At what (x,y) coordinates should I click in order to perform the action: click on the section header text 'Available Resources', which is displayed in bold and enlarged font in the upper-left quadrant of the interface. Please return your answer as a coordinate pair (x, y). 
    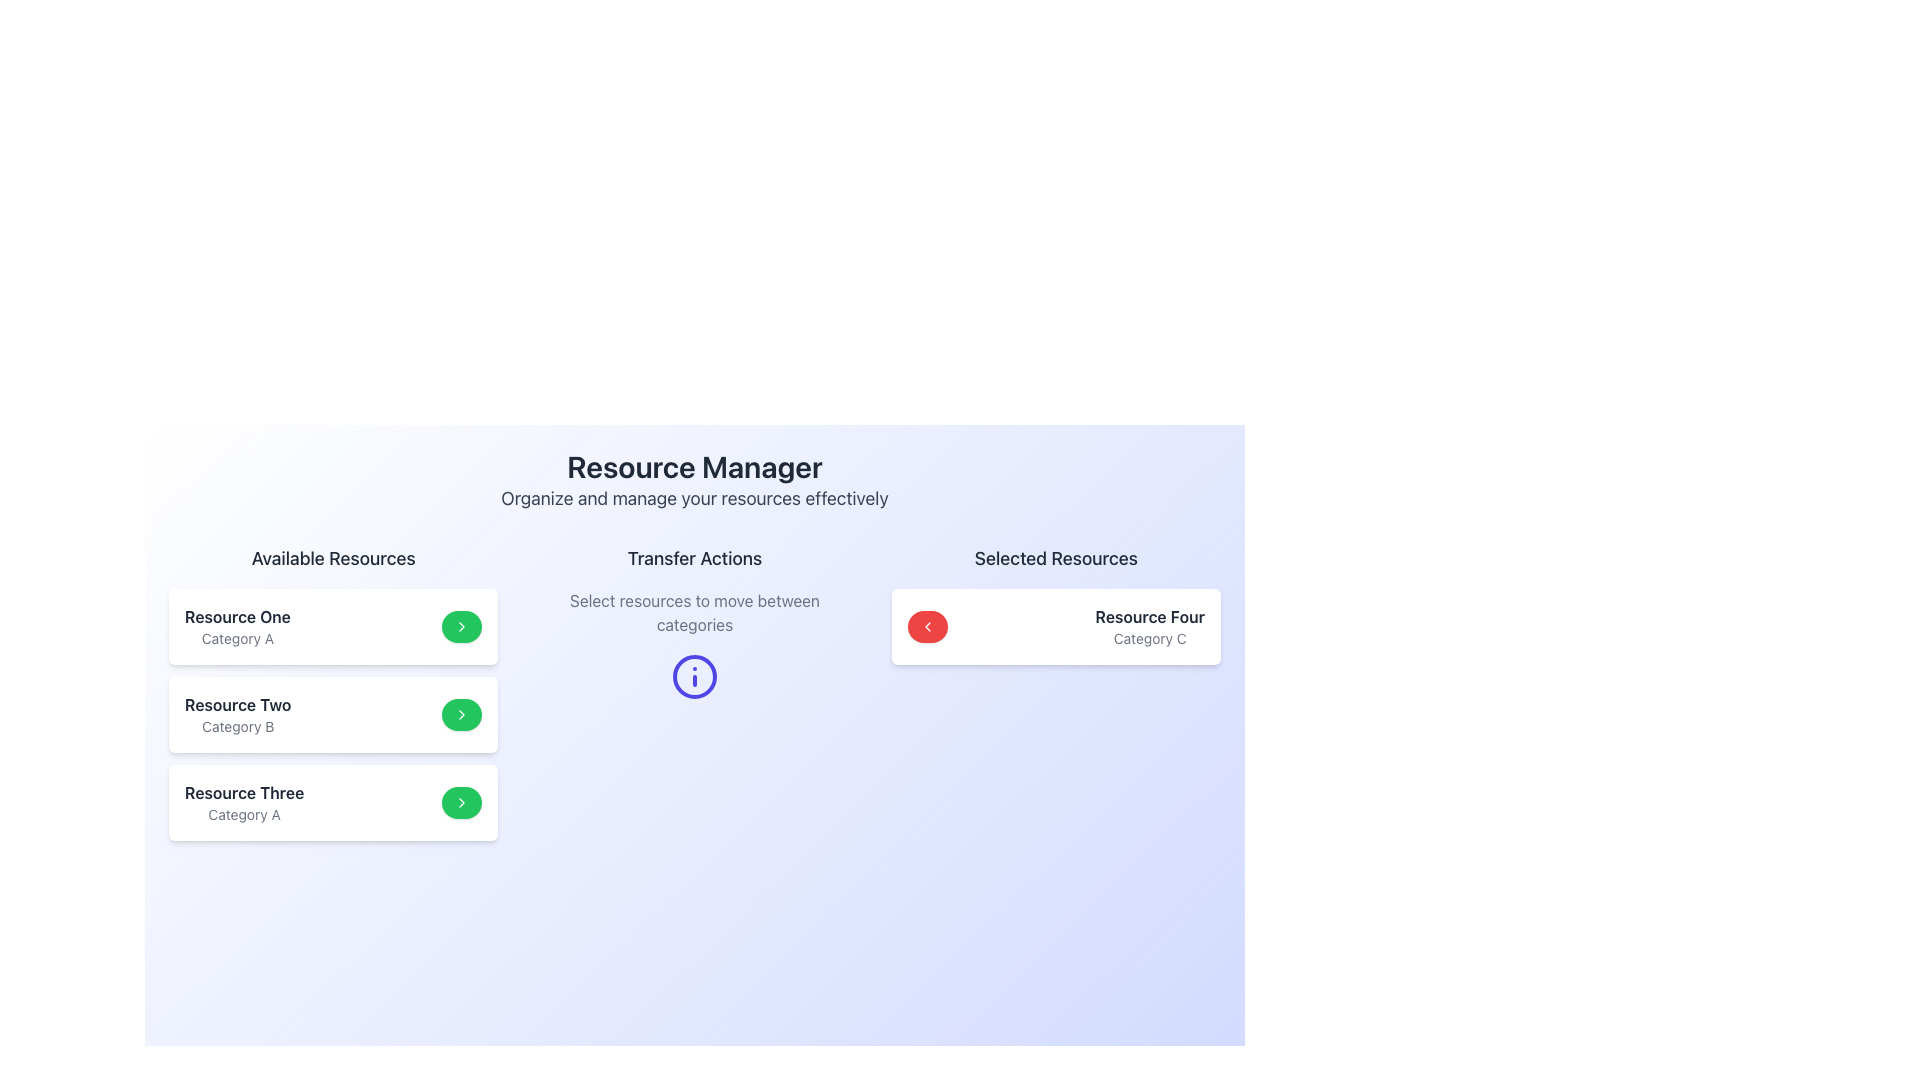
    Looking at the image, I should click on (333, 559).